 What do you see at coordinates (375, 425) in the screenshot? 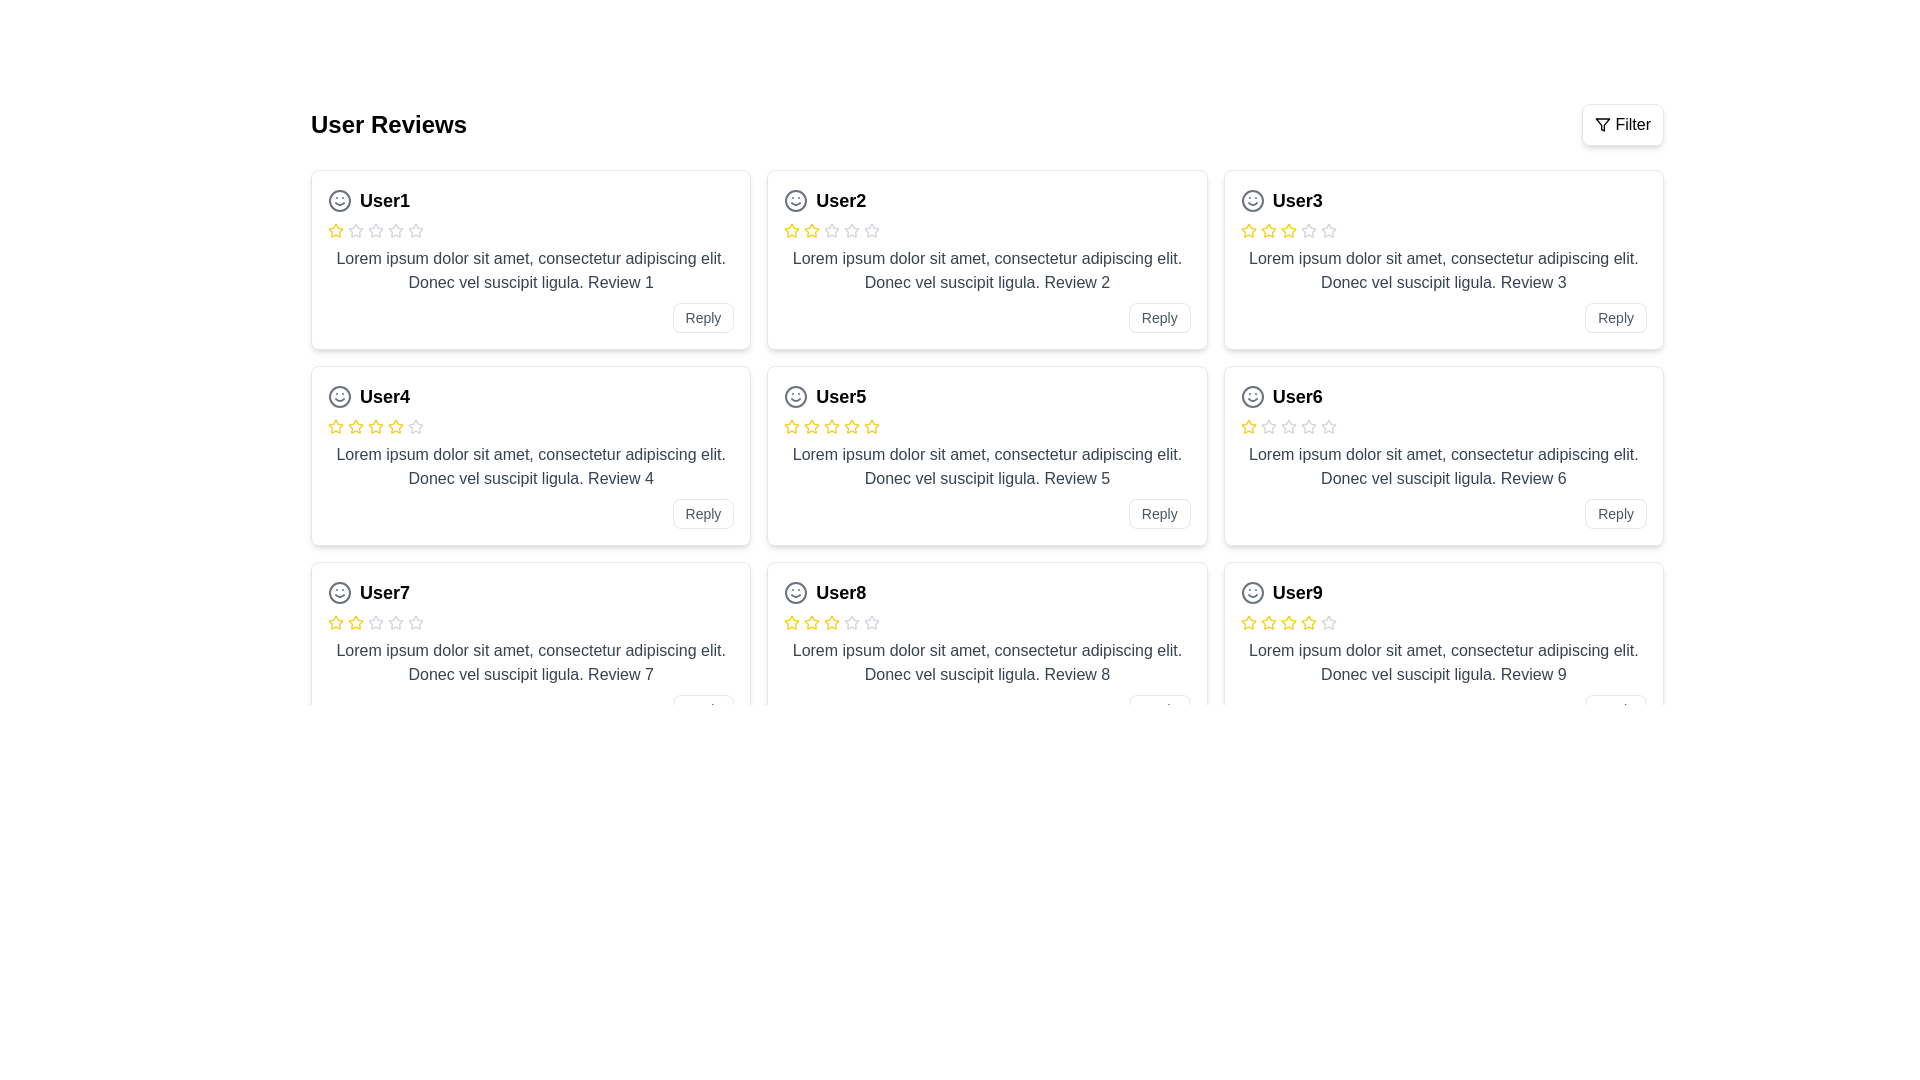
I see `the third star icon in the 5-star rating system for 'User4'` at bounding box center [375, 425].